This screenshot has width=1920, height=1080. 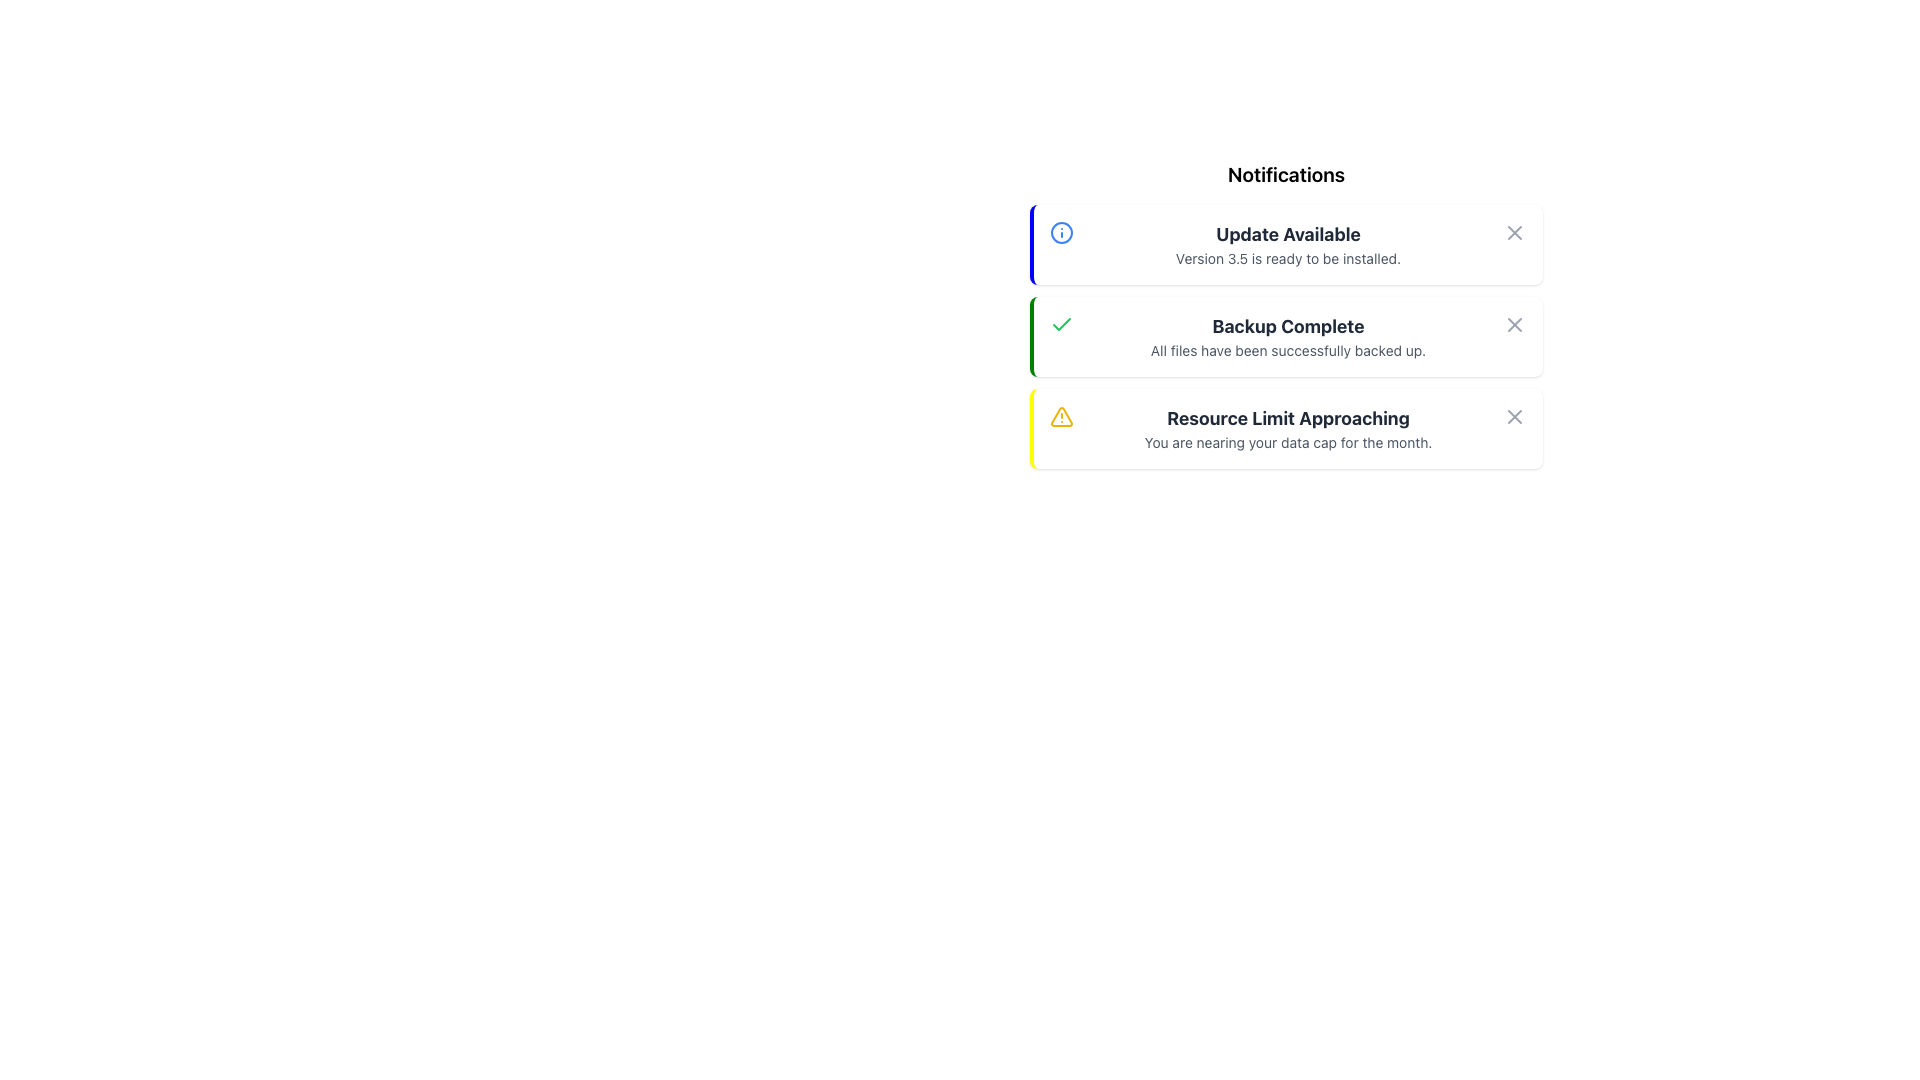 I want to click on the text element that says 'All files have been successfully backed up.' which is located below the title 'Backup Complete' in the notification card, so click(x=1288, y=350).